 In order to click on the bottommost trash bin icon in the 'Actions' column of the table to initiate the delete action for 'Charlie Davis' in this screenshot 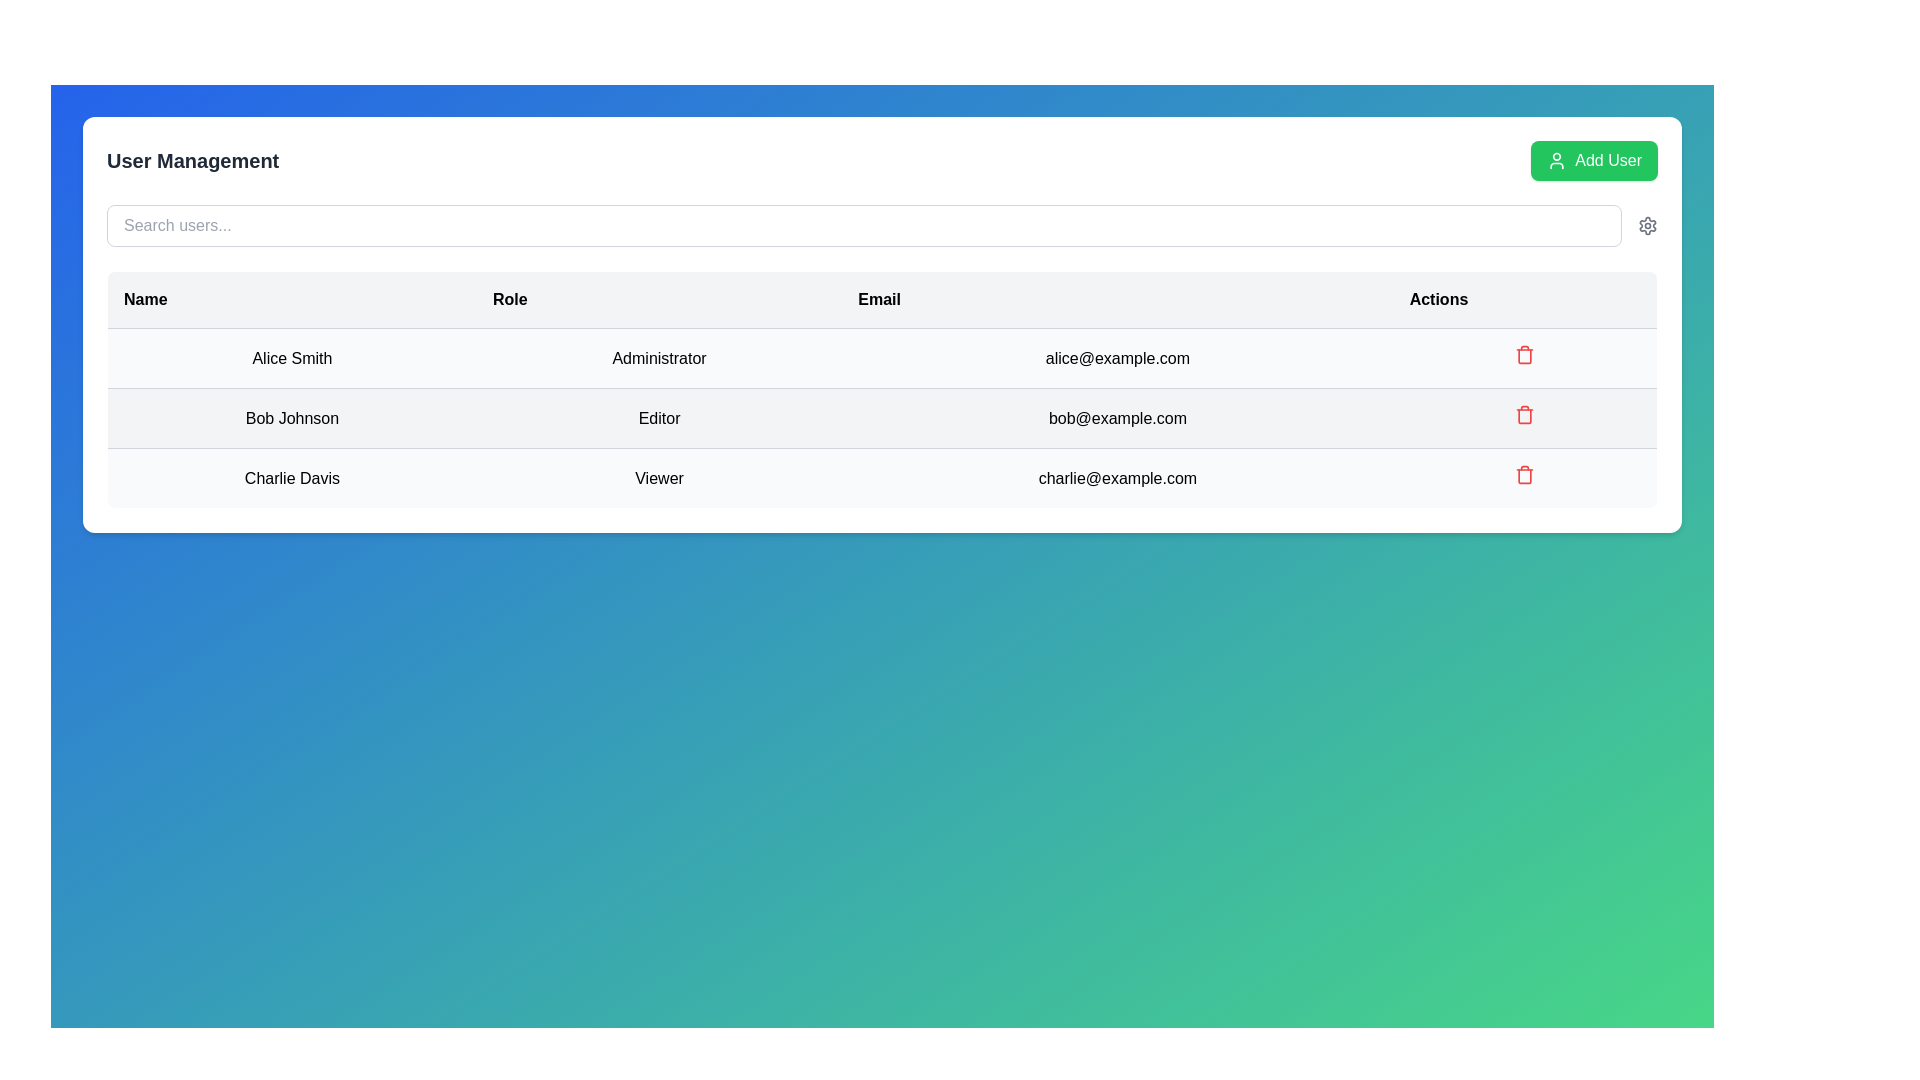, I will do `click(1524, 474)`.